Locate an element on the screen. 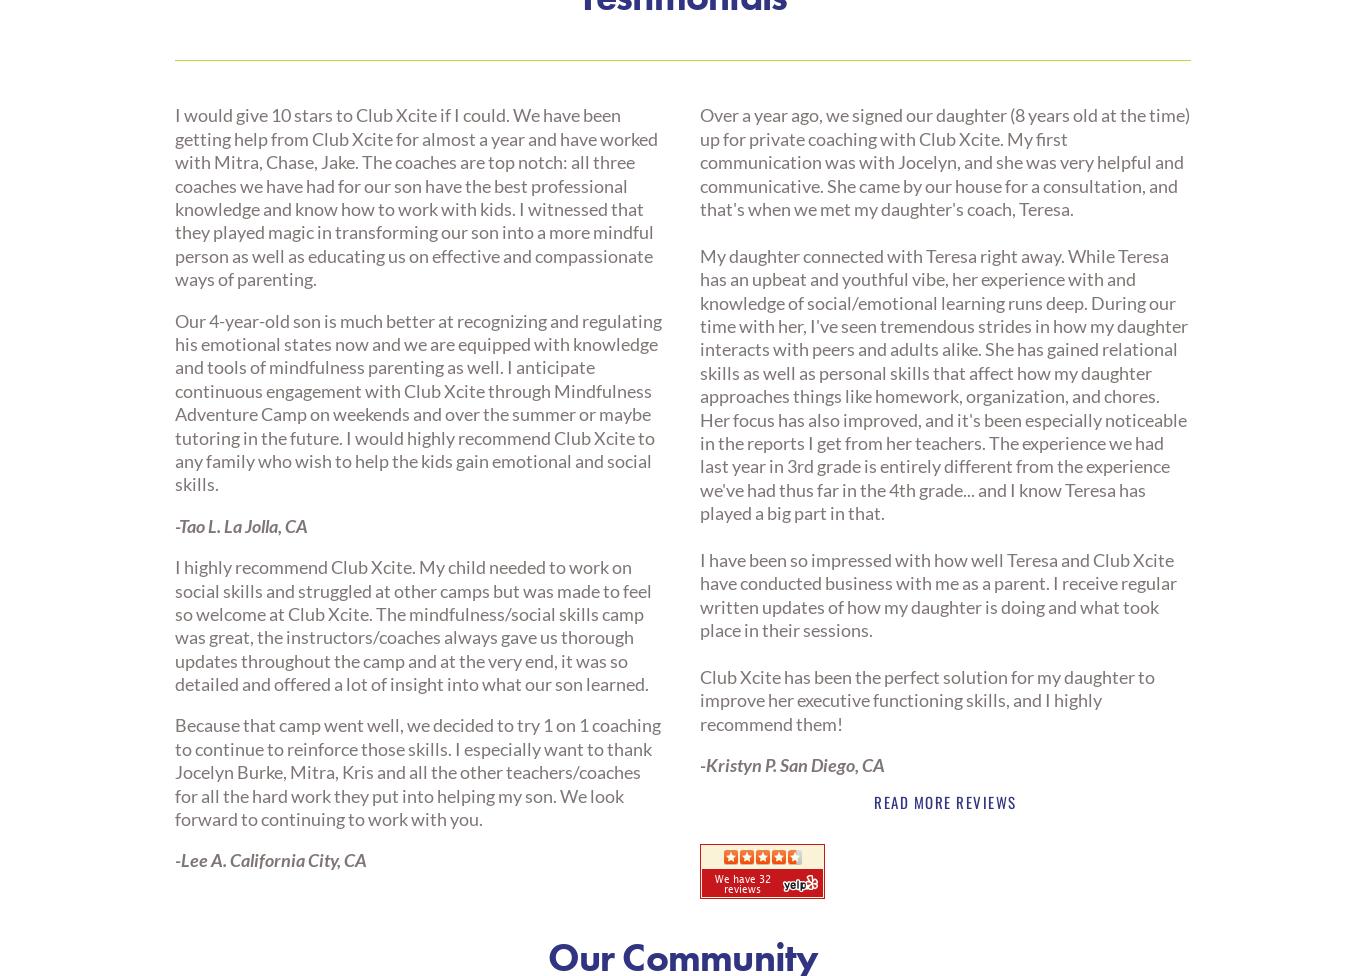 Image resolution: width=1366 pixels, height=976 pixels. 'I would give 10 stars to Club Xcite if I could. We have been getting help from Club Xcite for almost a year and have worked with Mitra, Chase, Jake. The coaches are top notch: all three coaches we have had for our son have the best professional knowledge and know how to work with kids. I witnessed that they played magic in transforming our son into a more mindful person as well as educating us on effective and compassionate ways of parenting.' is located at coordinates (416, 195).